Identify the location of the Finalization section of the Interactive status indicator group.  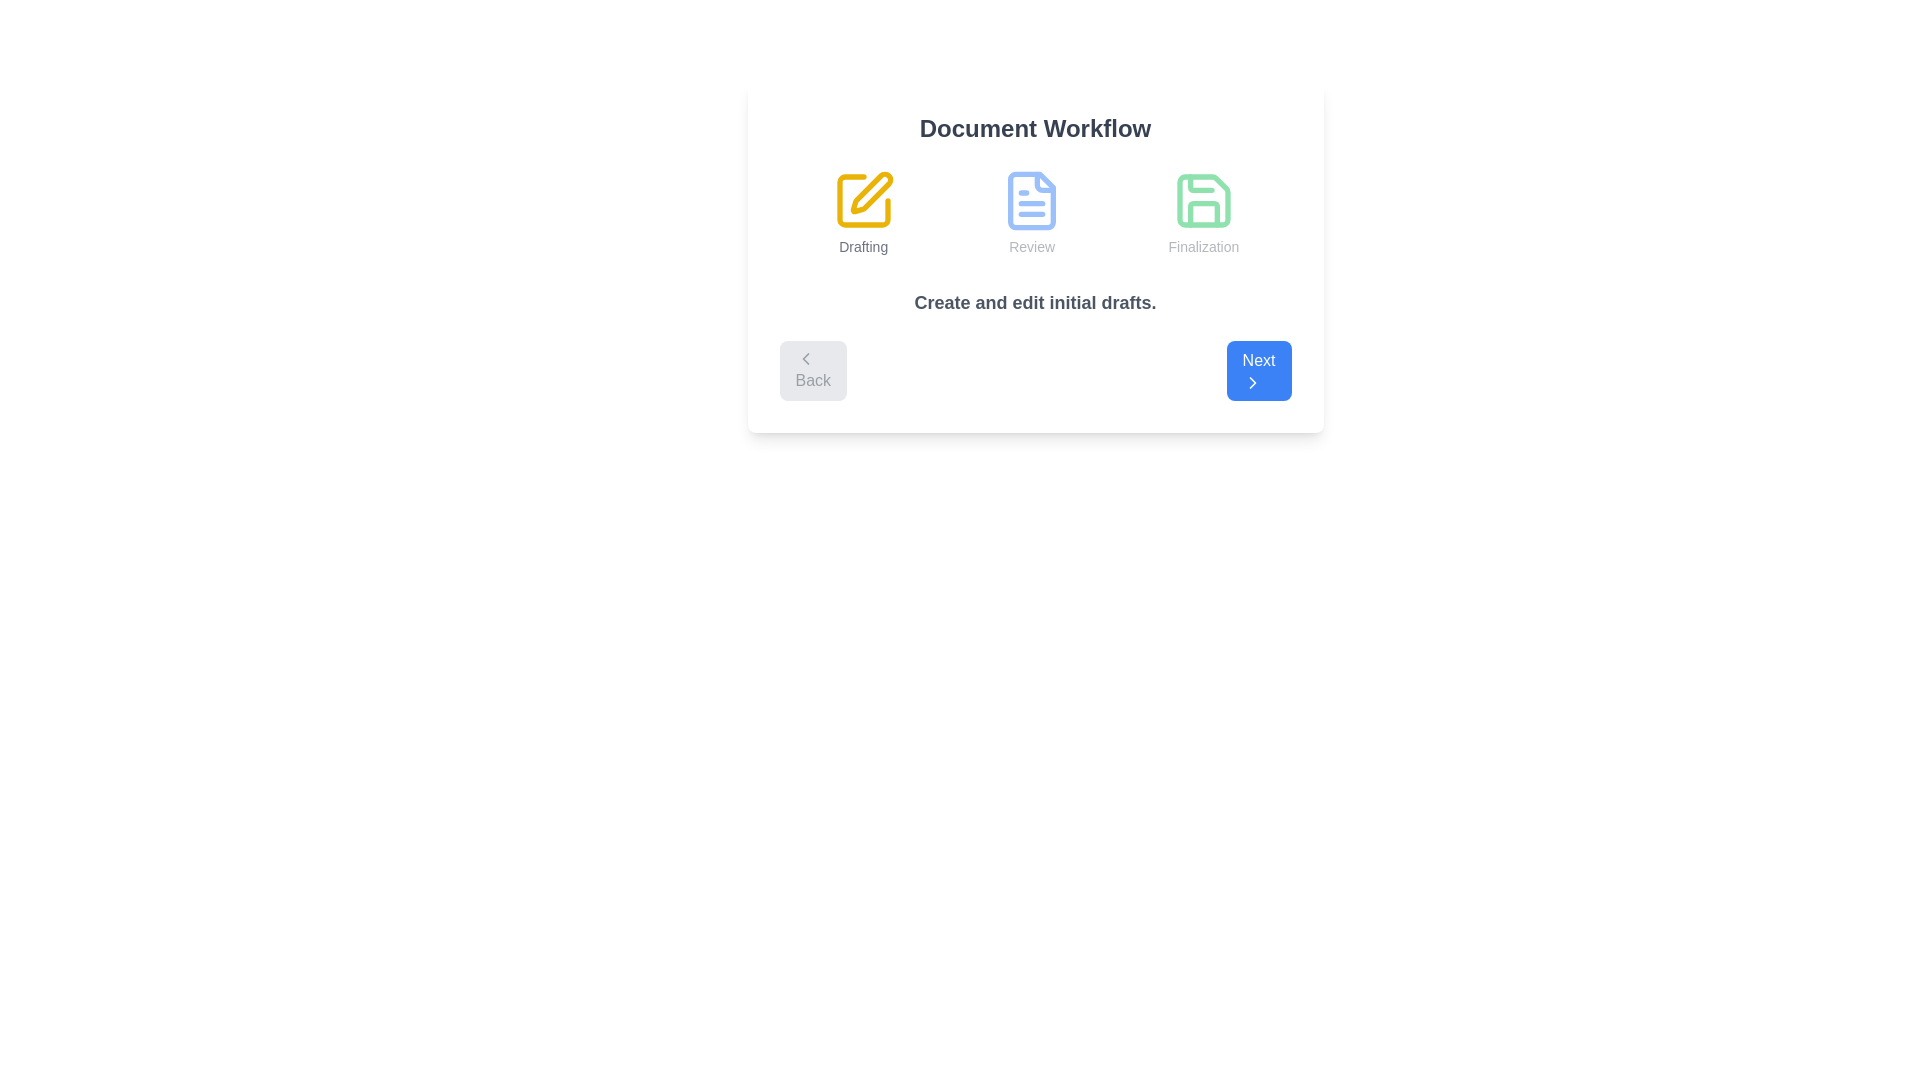
(1035, 212).